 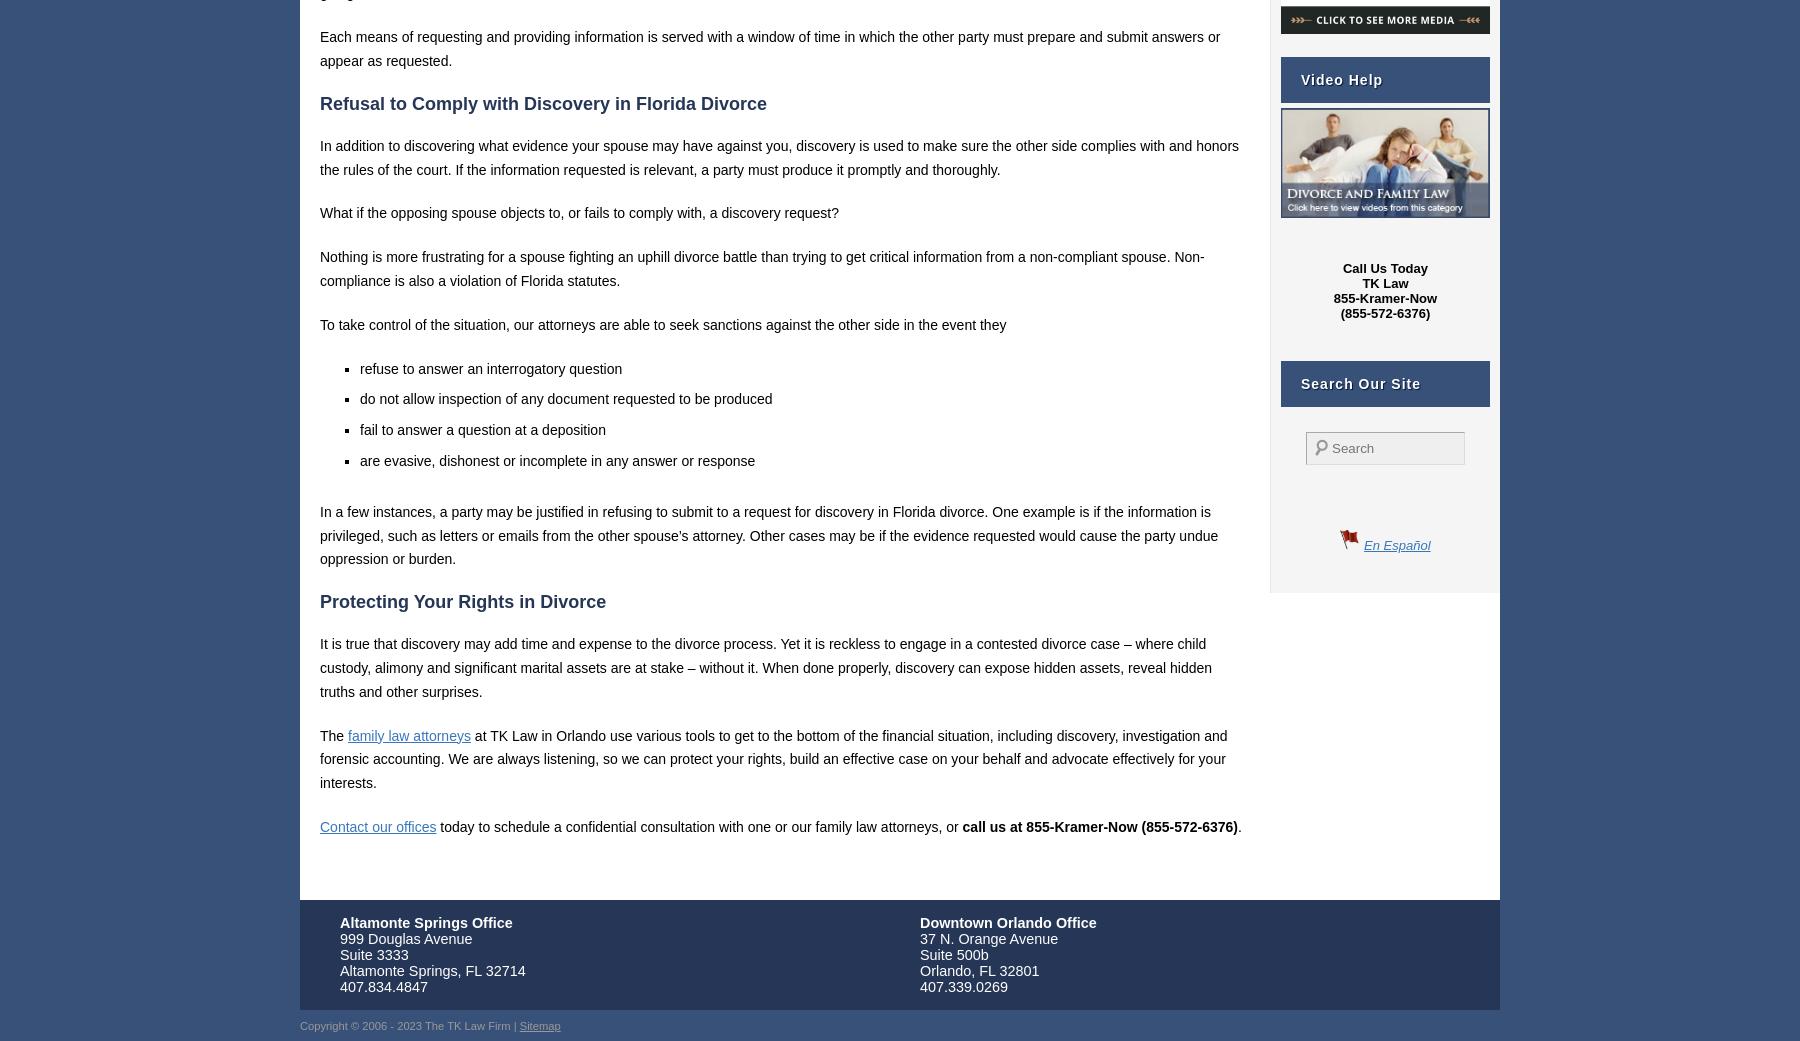 What do you see at coordinates (542, 101) in the screenshot?
I see `'Refusal to Comply with Discovery in Florida Divorce'` at bounding box center [542, 101].